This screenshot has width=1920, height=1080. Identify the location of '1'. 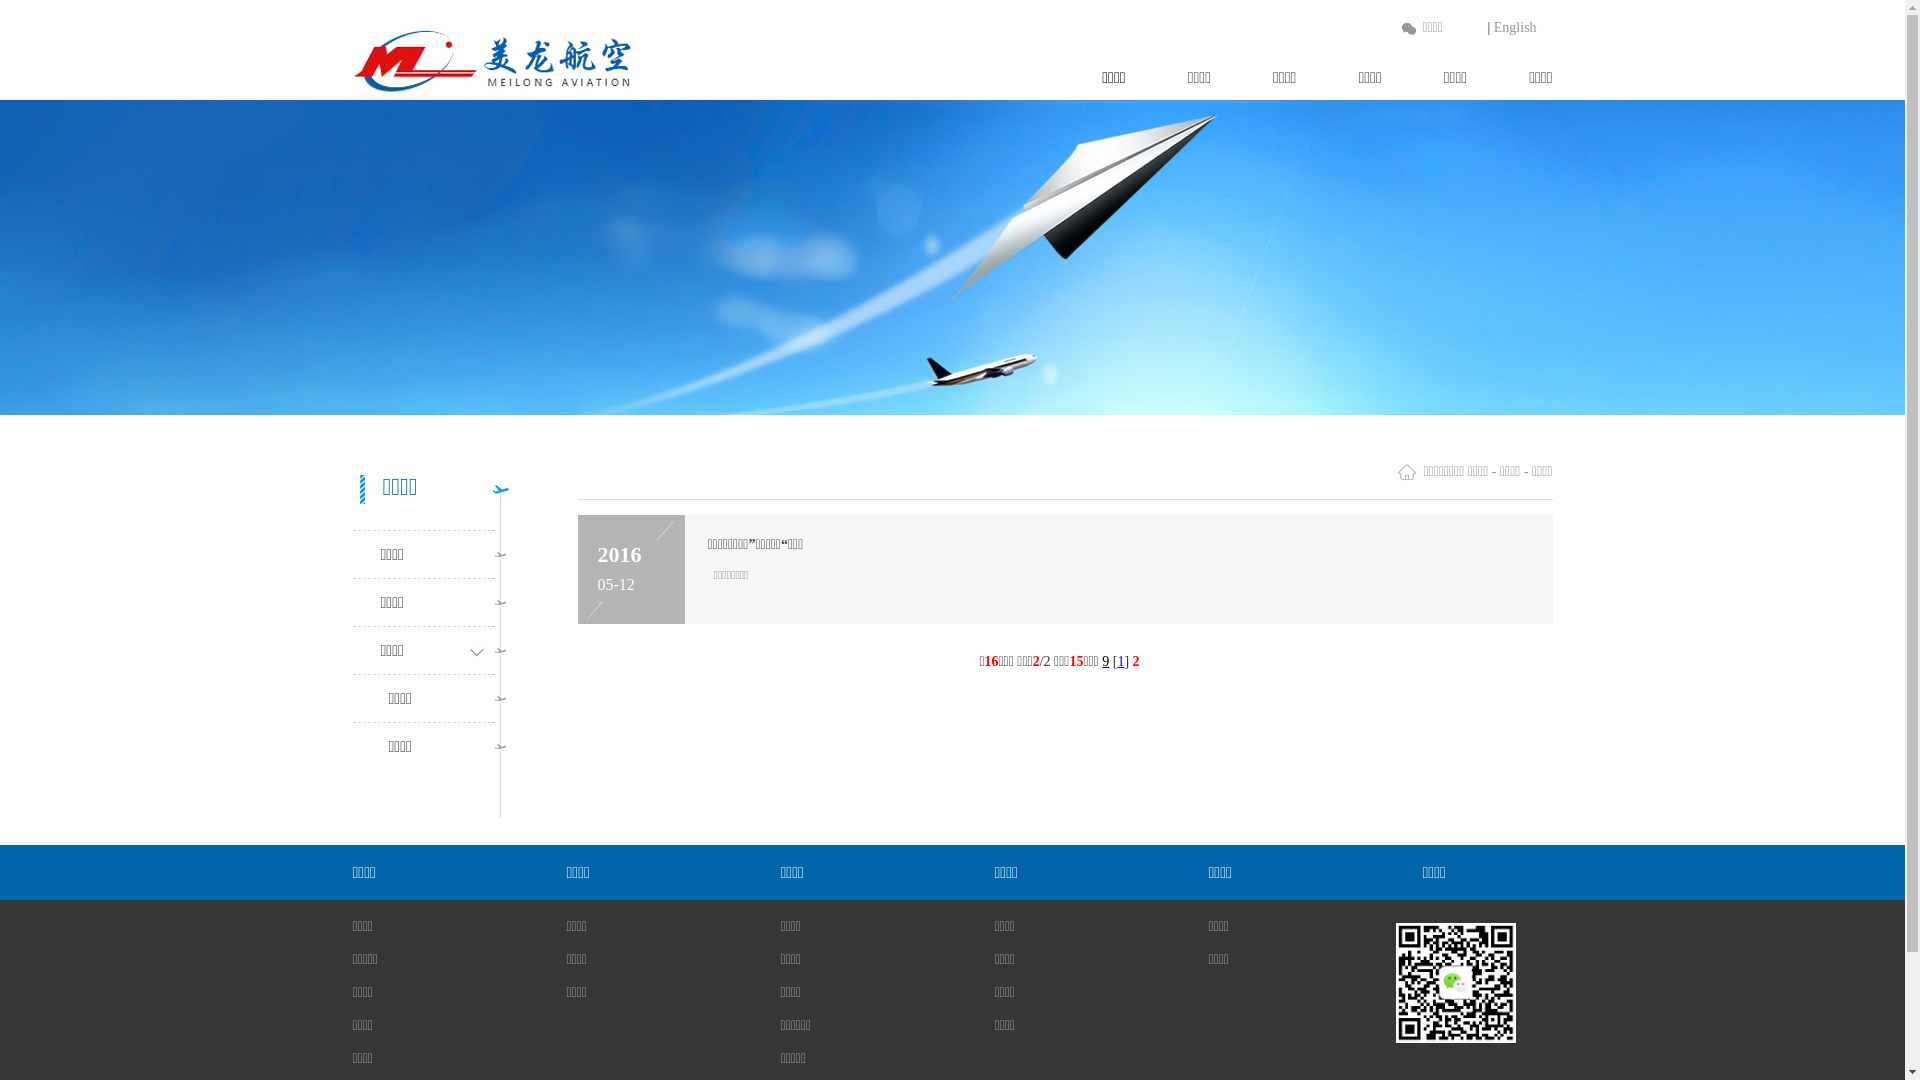
(1116, 661).